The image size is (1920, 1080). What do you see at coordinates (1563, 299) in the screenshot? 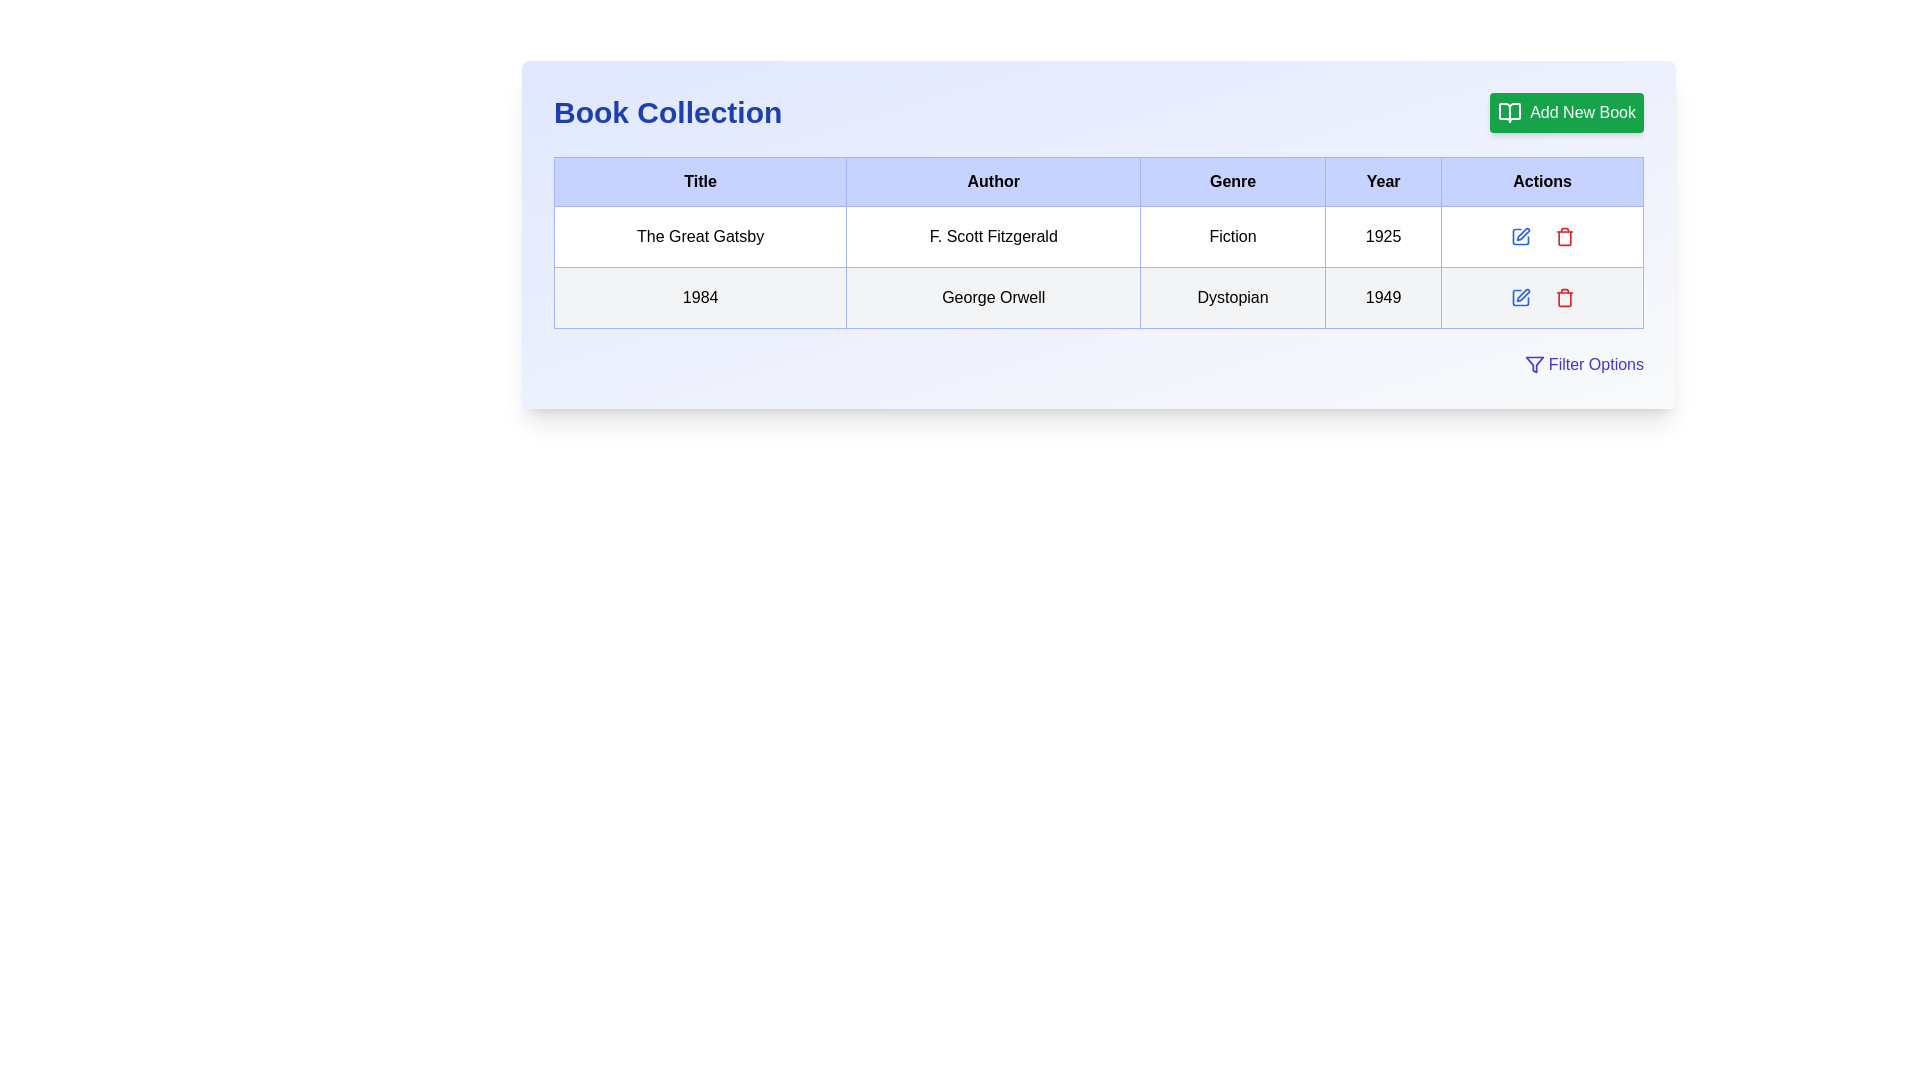
I see `the delete button located in the 'Actions' column of the table, specifically in the second row` at bounding box center [1563, 299].